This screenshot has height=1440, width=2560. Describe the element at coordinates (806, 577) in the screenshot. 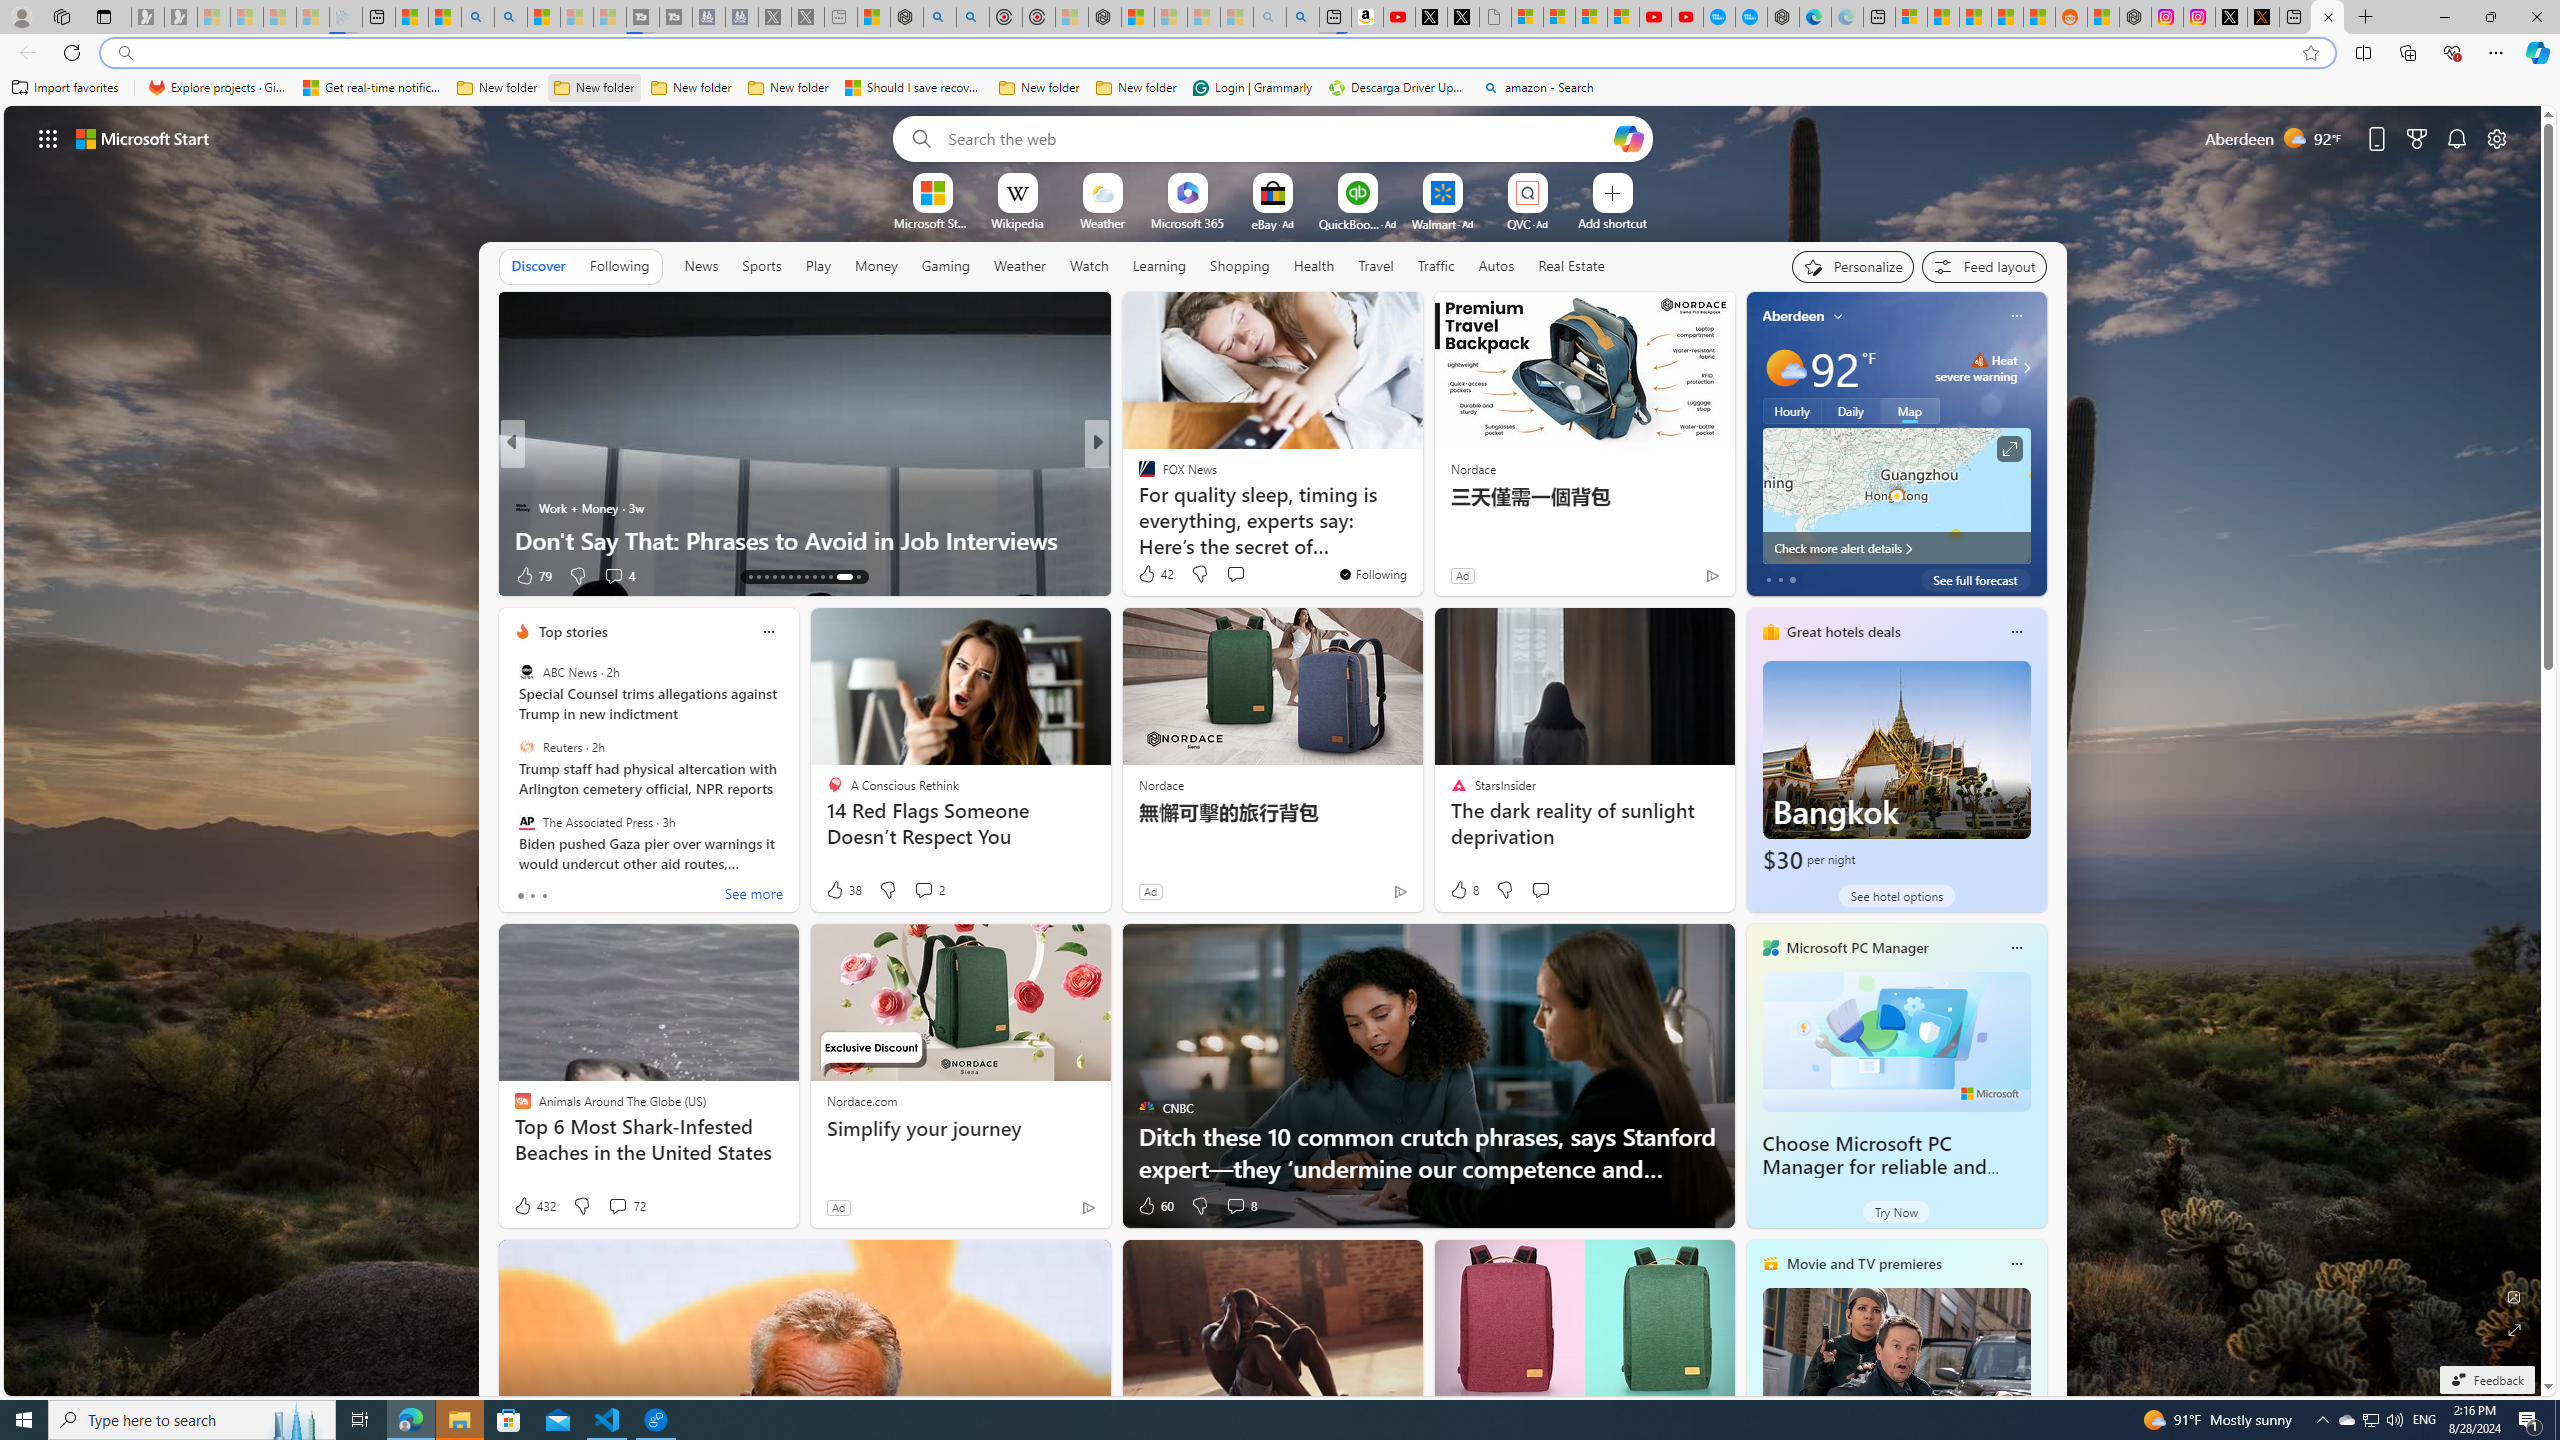

I see `'AutomationID: tab-20'` at that location.